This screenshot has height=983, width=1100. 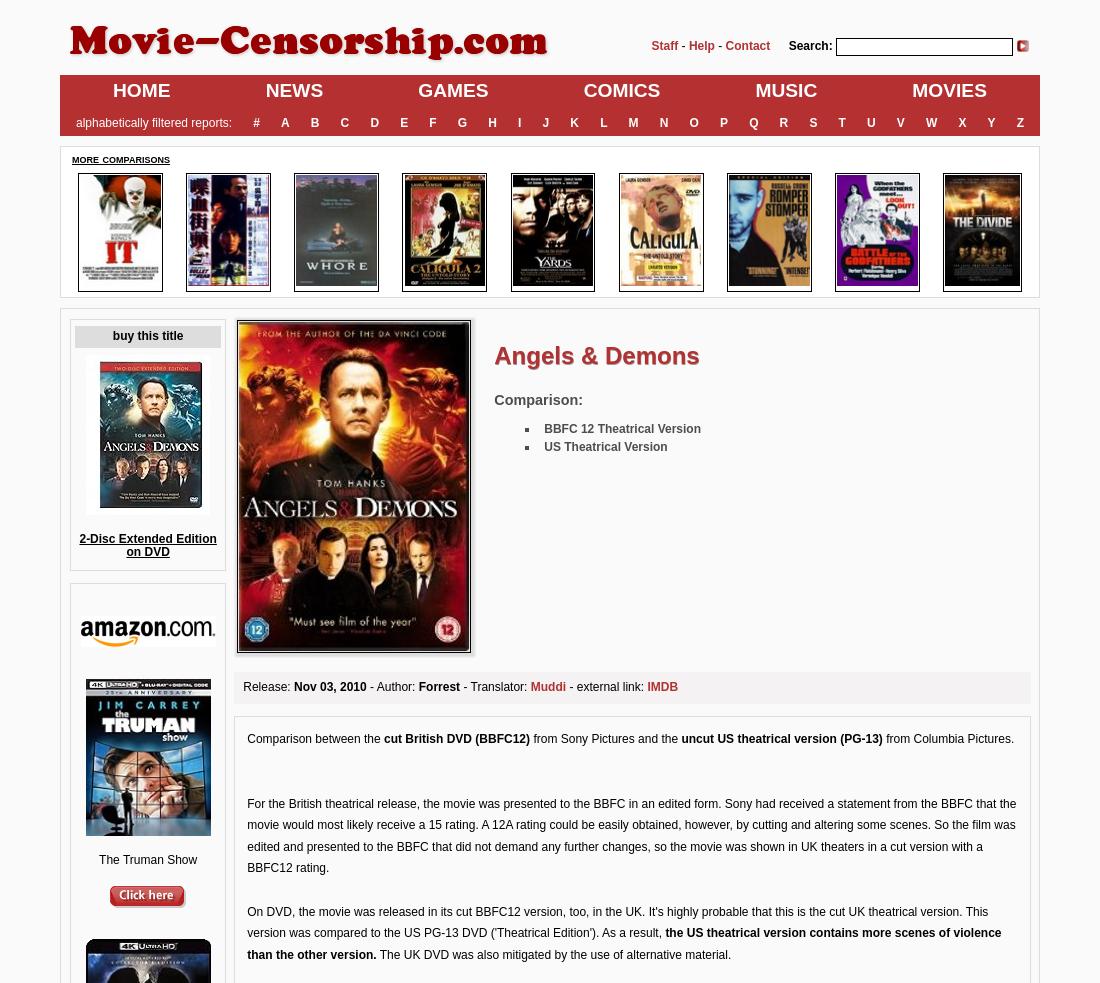 What do you see at coordinates (948, 88) in the screenshot?
I see `'MOVIES'` at bounding box center [948, 88].